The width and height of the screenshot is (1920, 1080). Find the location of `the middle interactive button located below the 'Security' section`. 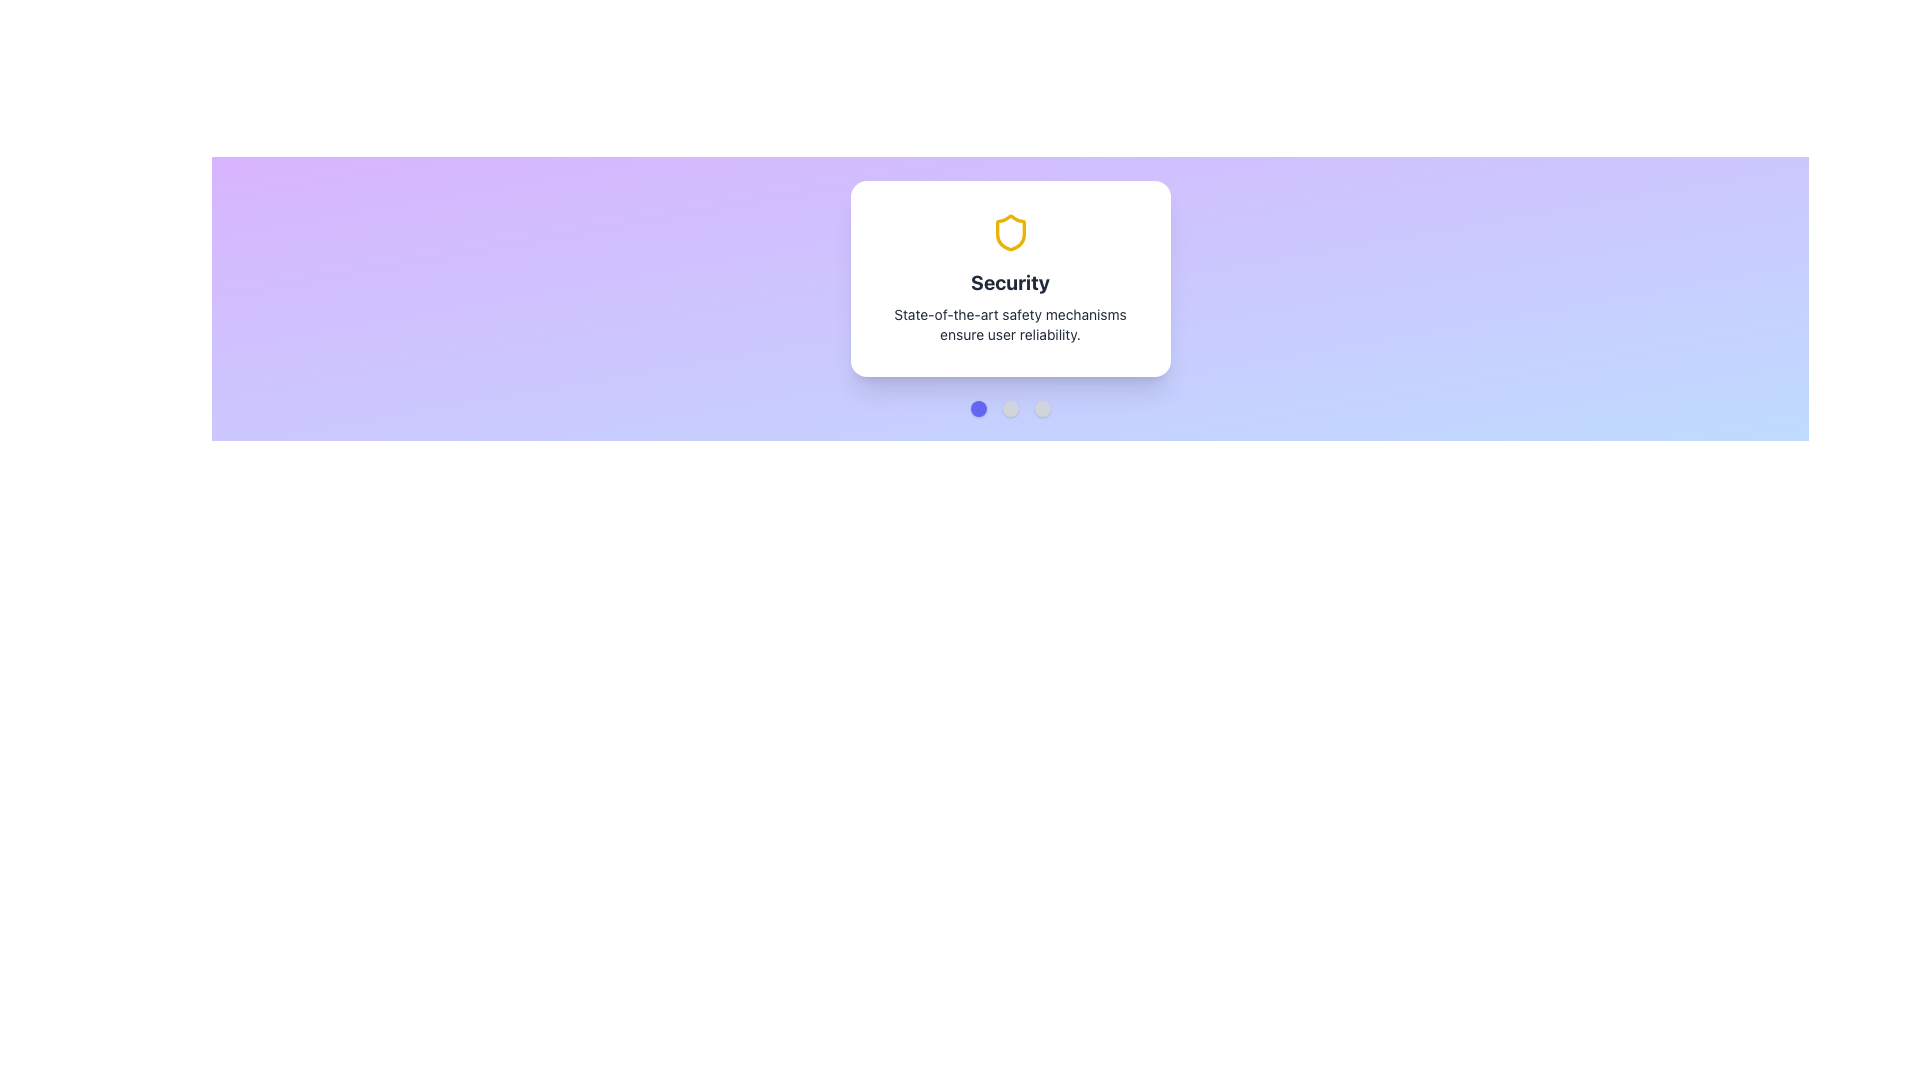

the middle interactive button located below the 'Security' section is located at coordinates (1010, 407).